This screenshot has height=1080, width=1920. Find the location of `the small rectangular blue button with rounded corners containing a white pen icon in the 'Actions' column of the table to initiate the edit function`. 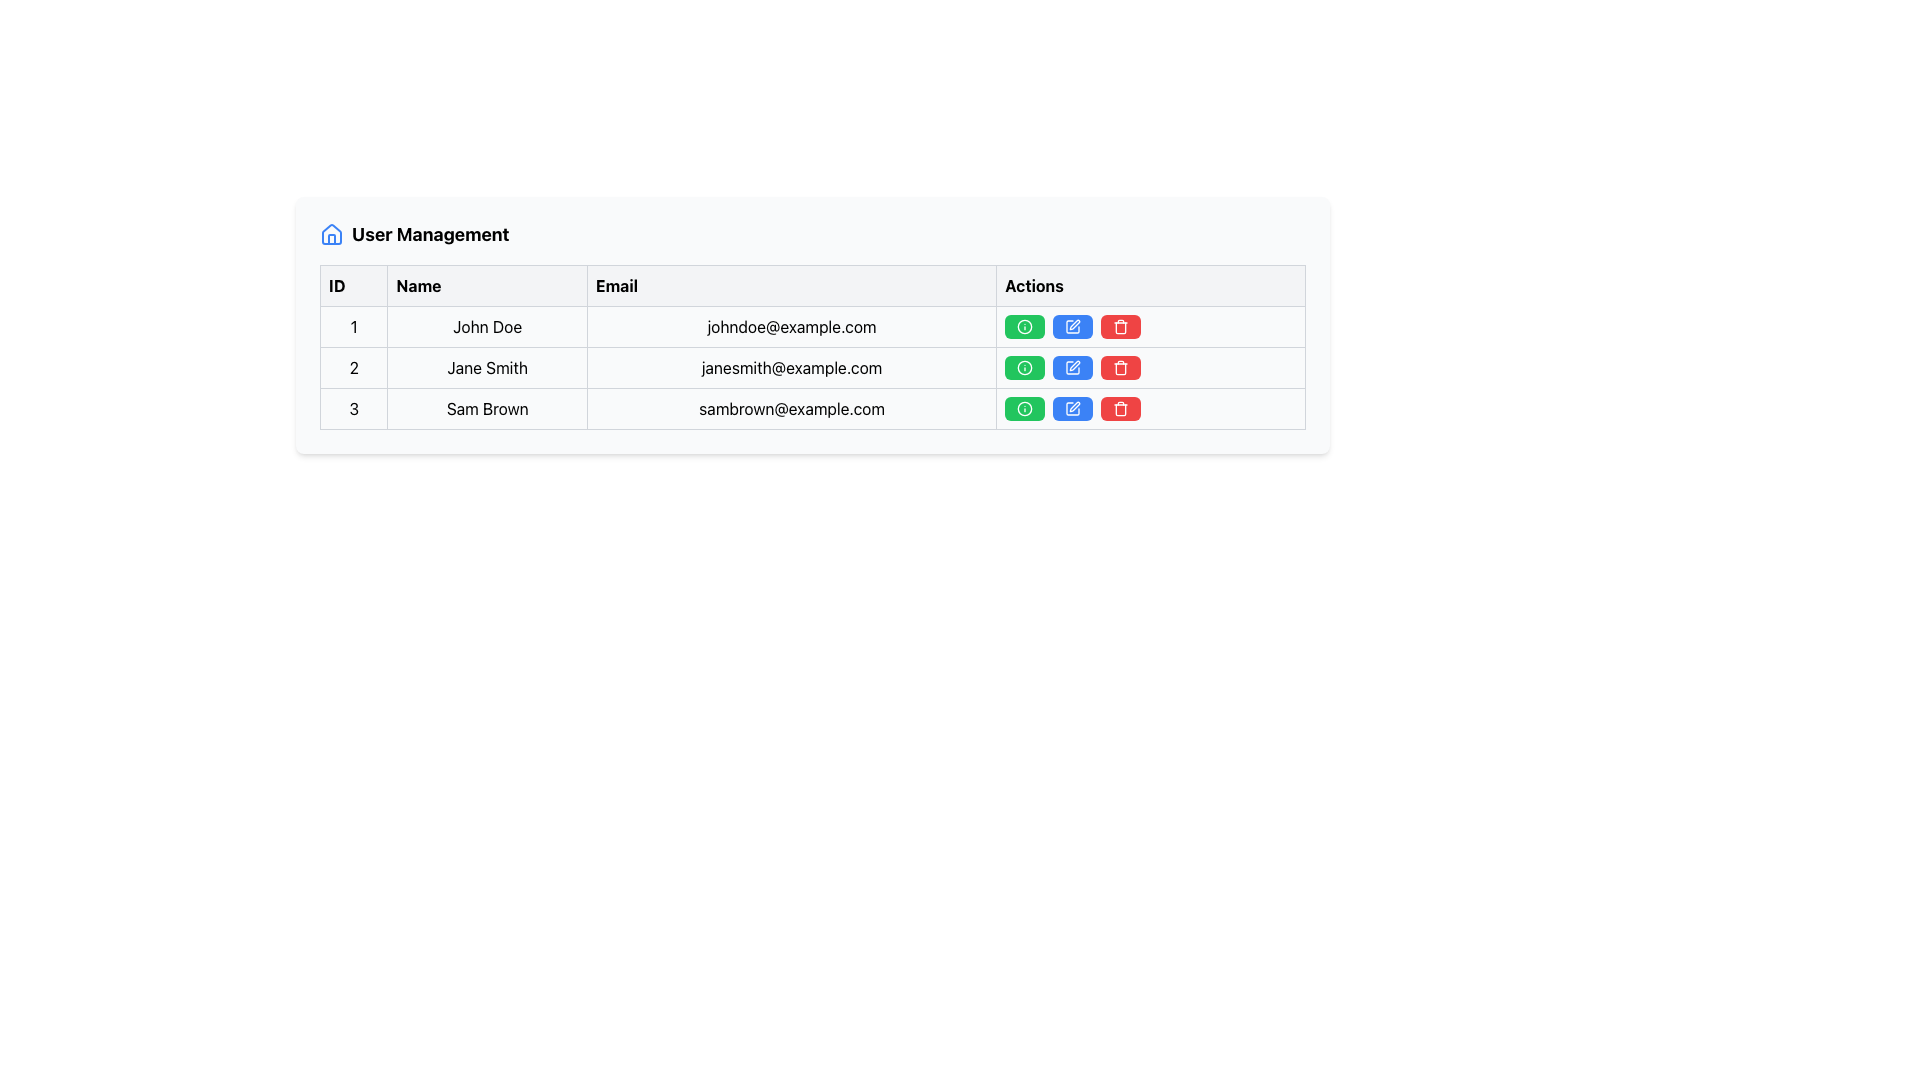

the small rectangular blue button with rounded corners containing a white pen icon in the 'Actions' column of the table to initiate the edit function is located at coordinates (1072, 326).